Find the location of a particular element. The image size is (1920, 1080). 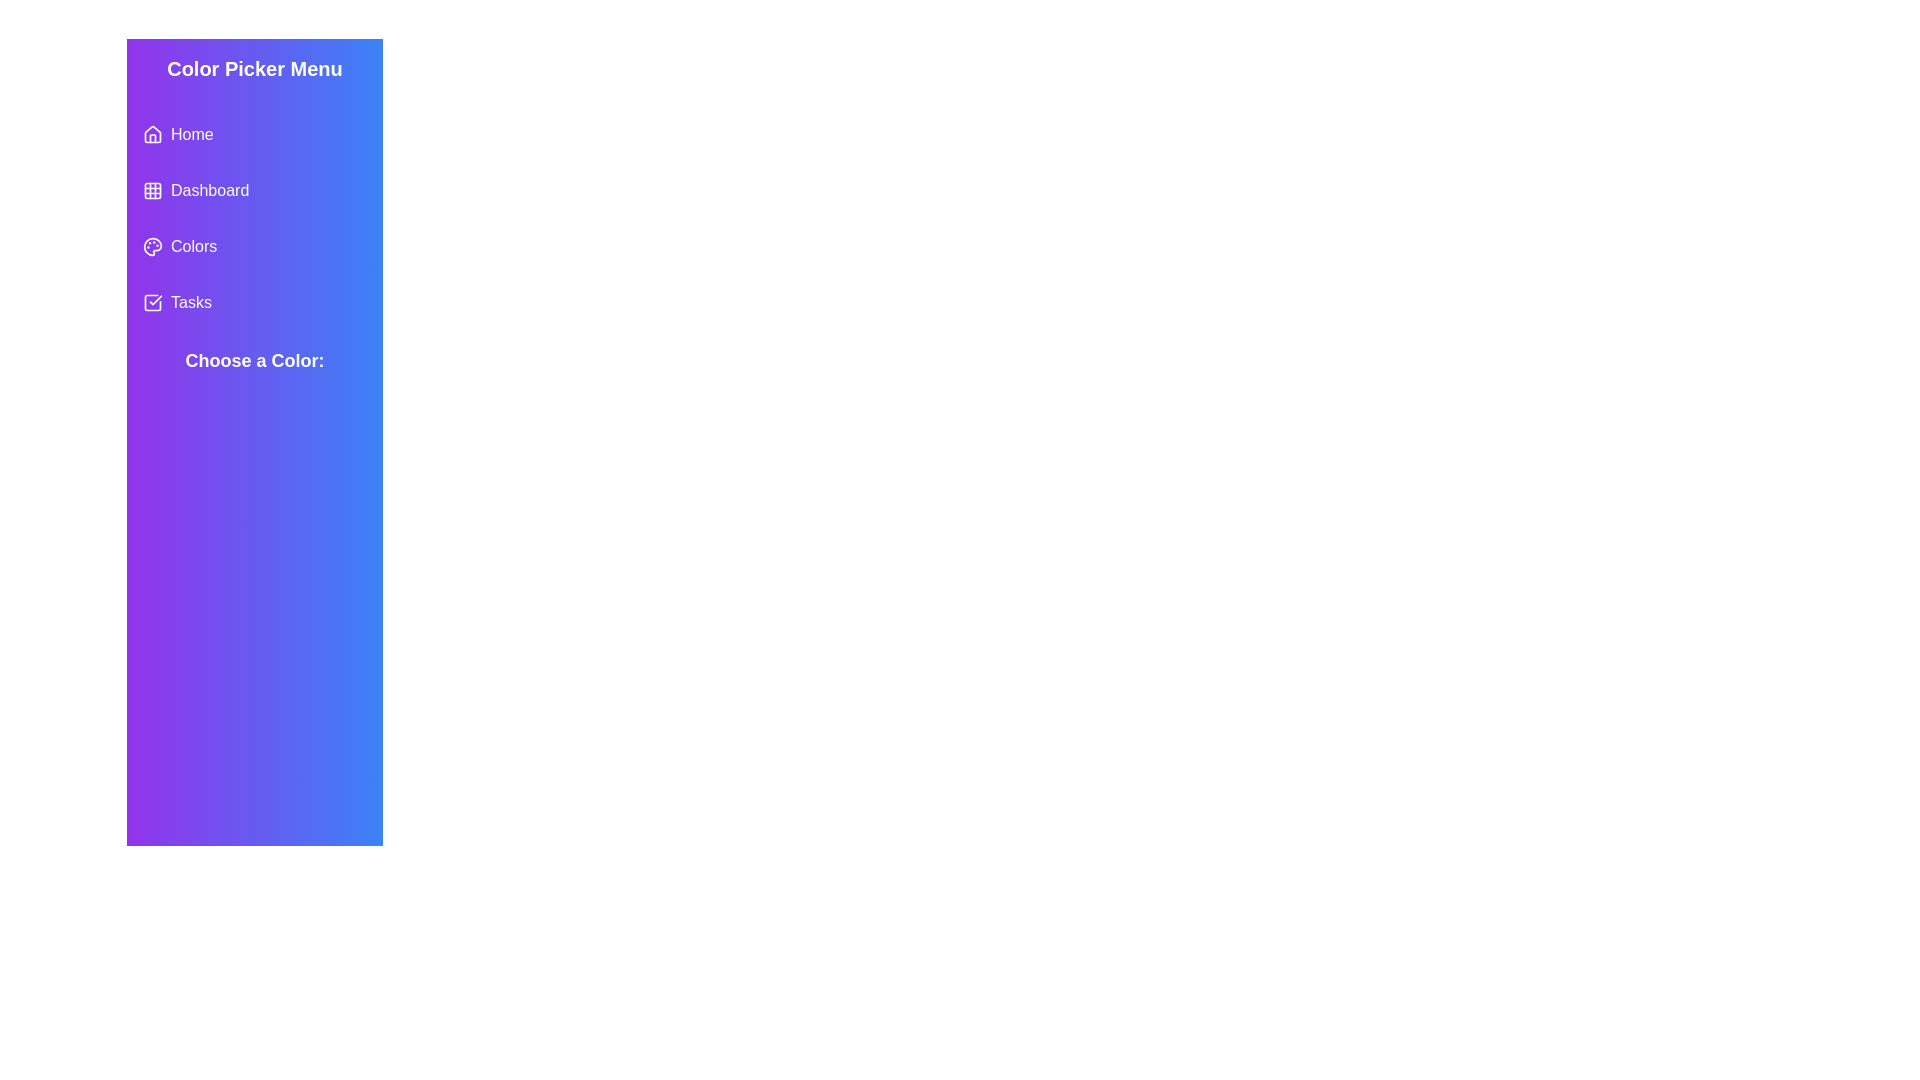

the house-shaped icon in the vertical navigation menu, which is the first entry labeled 'Home' is located at coordinates (152, 135).